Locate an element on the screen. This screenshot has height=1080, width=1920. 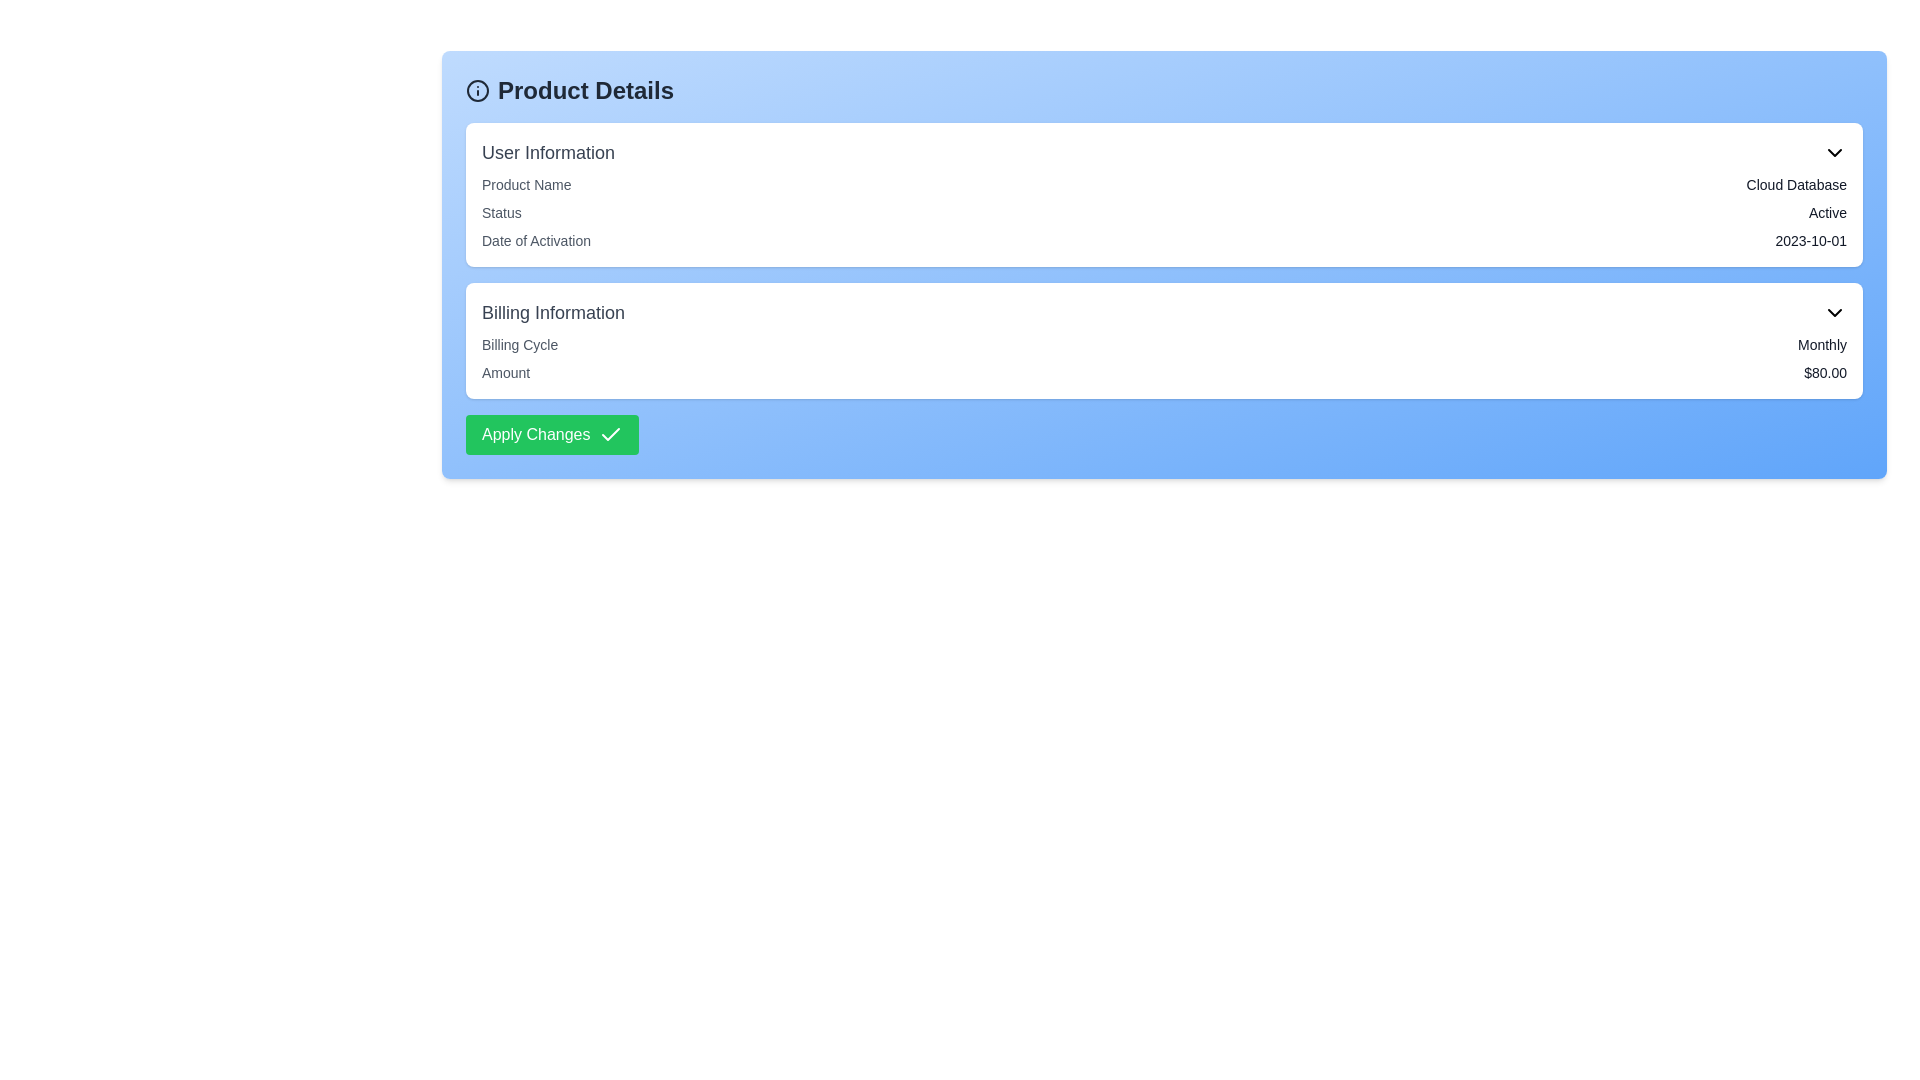
the button that applies changes in the form or settings located below 'Billing Information' to observe a visual change is located at coordinates (552, 434).